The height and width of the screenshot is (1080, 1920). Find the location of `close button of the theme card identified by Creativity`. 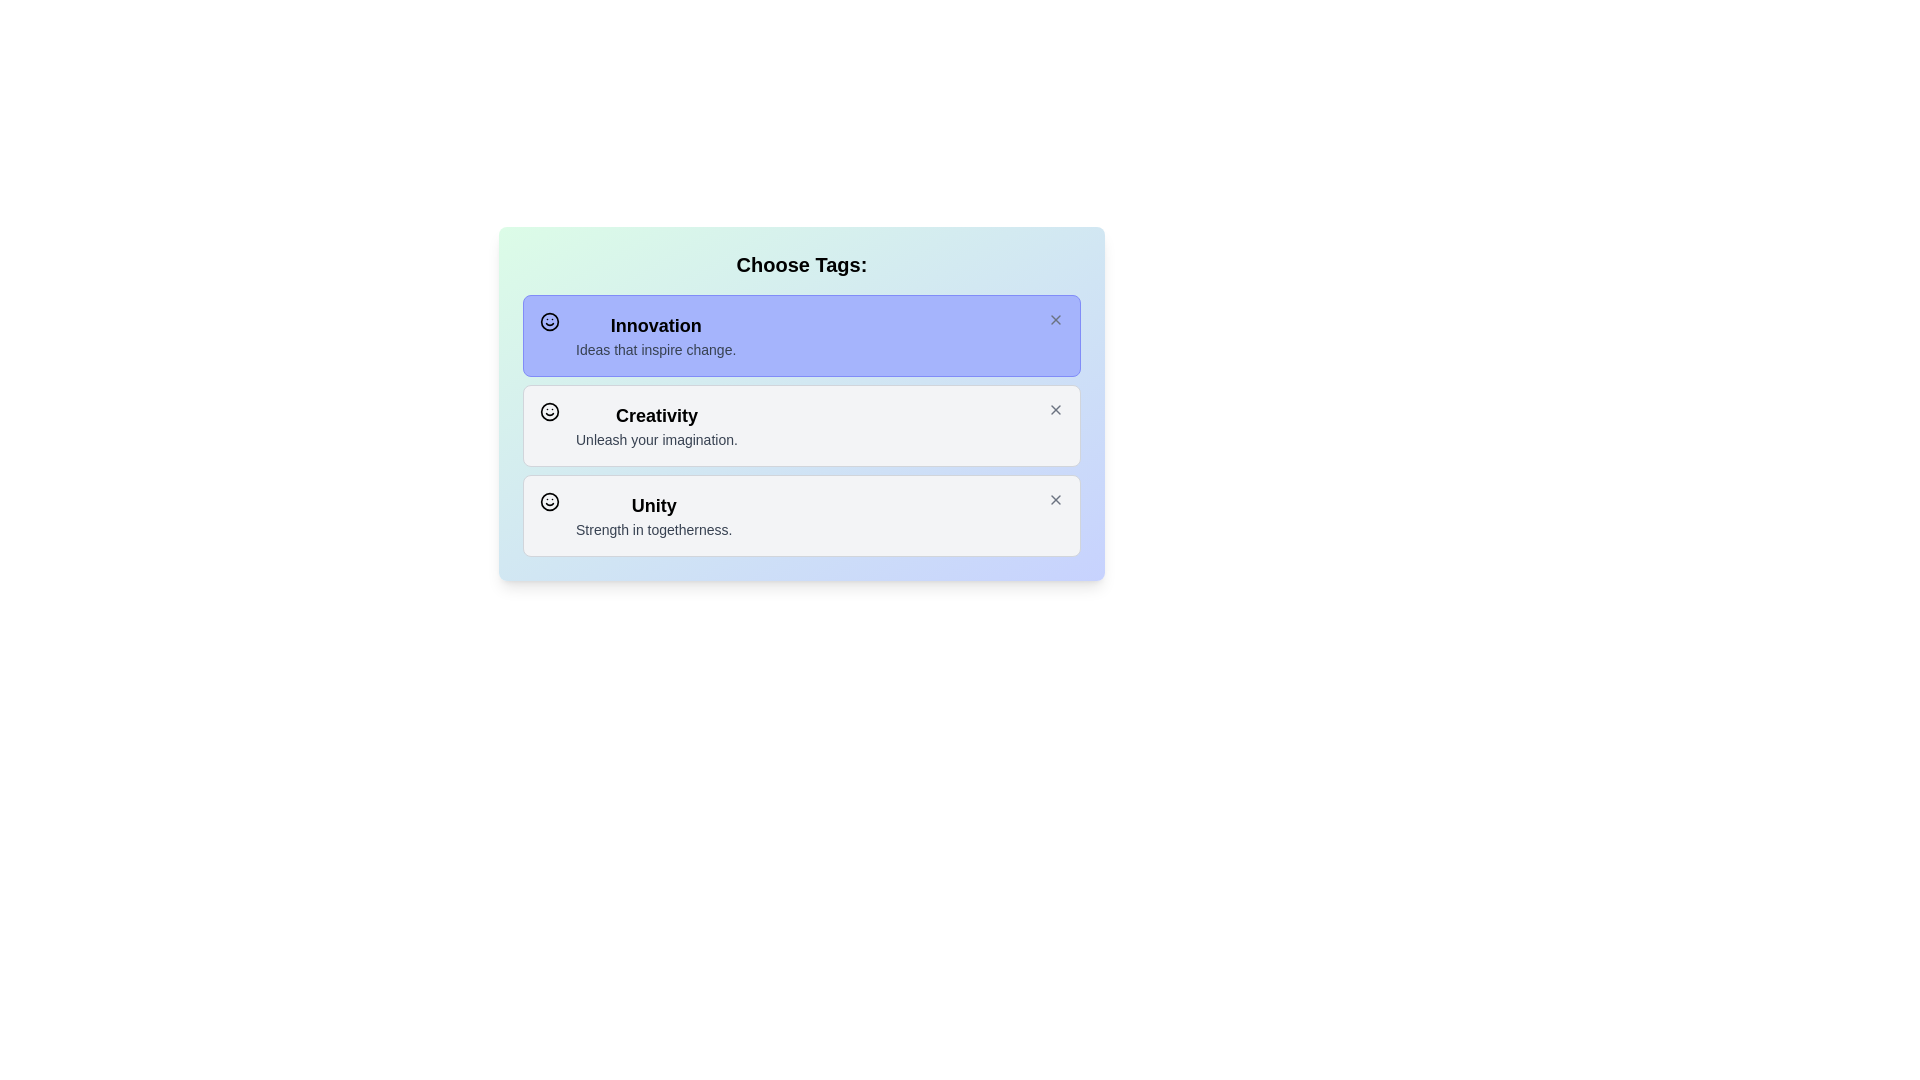

close button of the theme card identified by Creativity is located at coordinates (1055, 408).